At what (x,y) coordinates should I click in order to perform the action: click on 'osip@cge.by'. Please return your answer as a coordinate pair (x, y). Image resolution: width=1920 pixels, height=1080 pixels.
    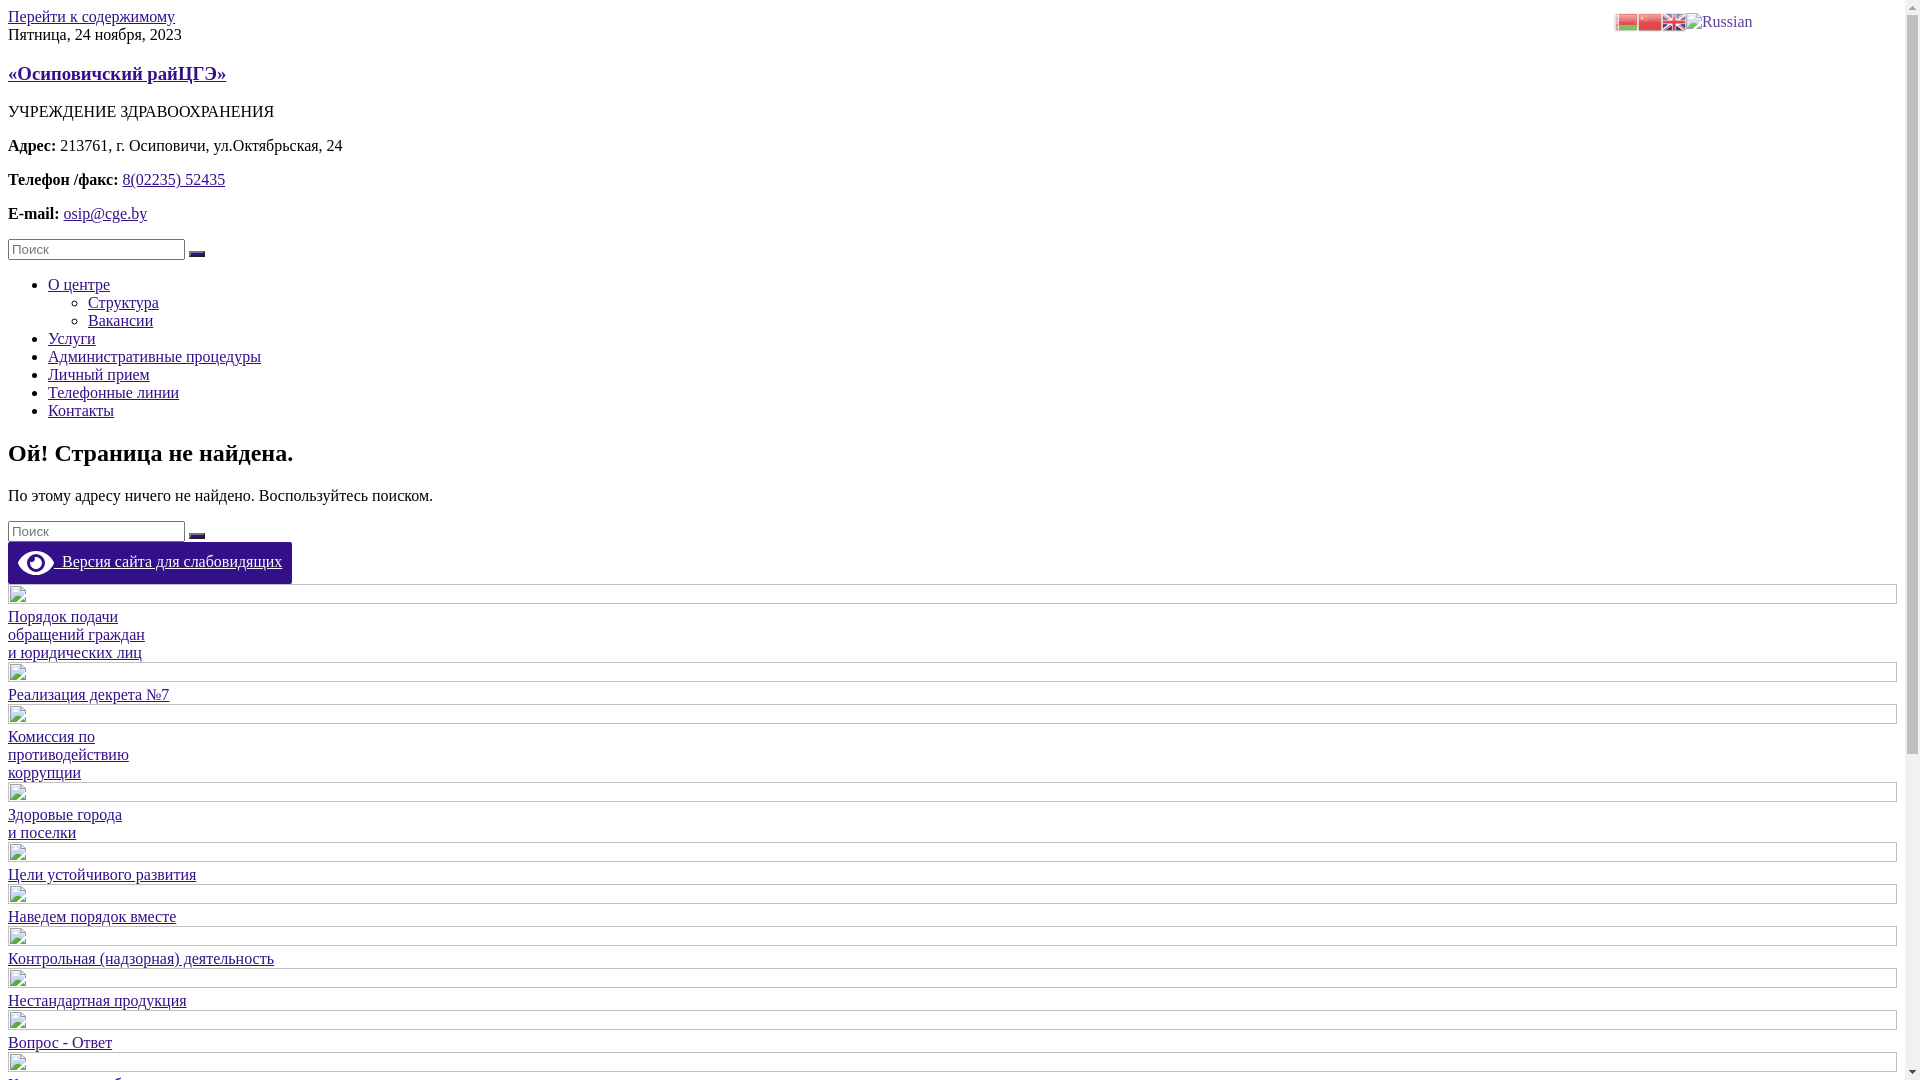
    Looking at the image, I should click on (63, 213).